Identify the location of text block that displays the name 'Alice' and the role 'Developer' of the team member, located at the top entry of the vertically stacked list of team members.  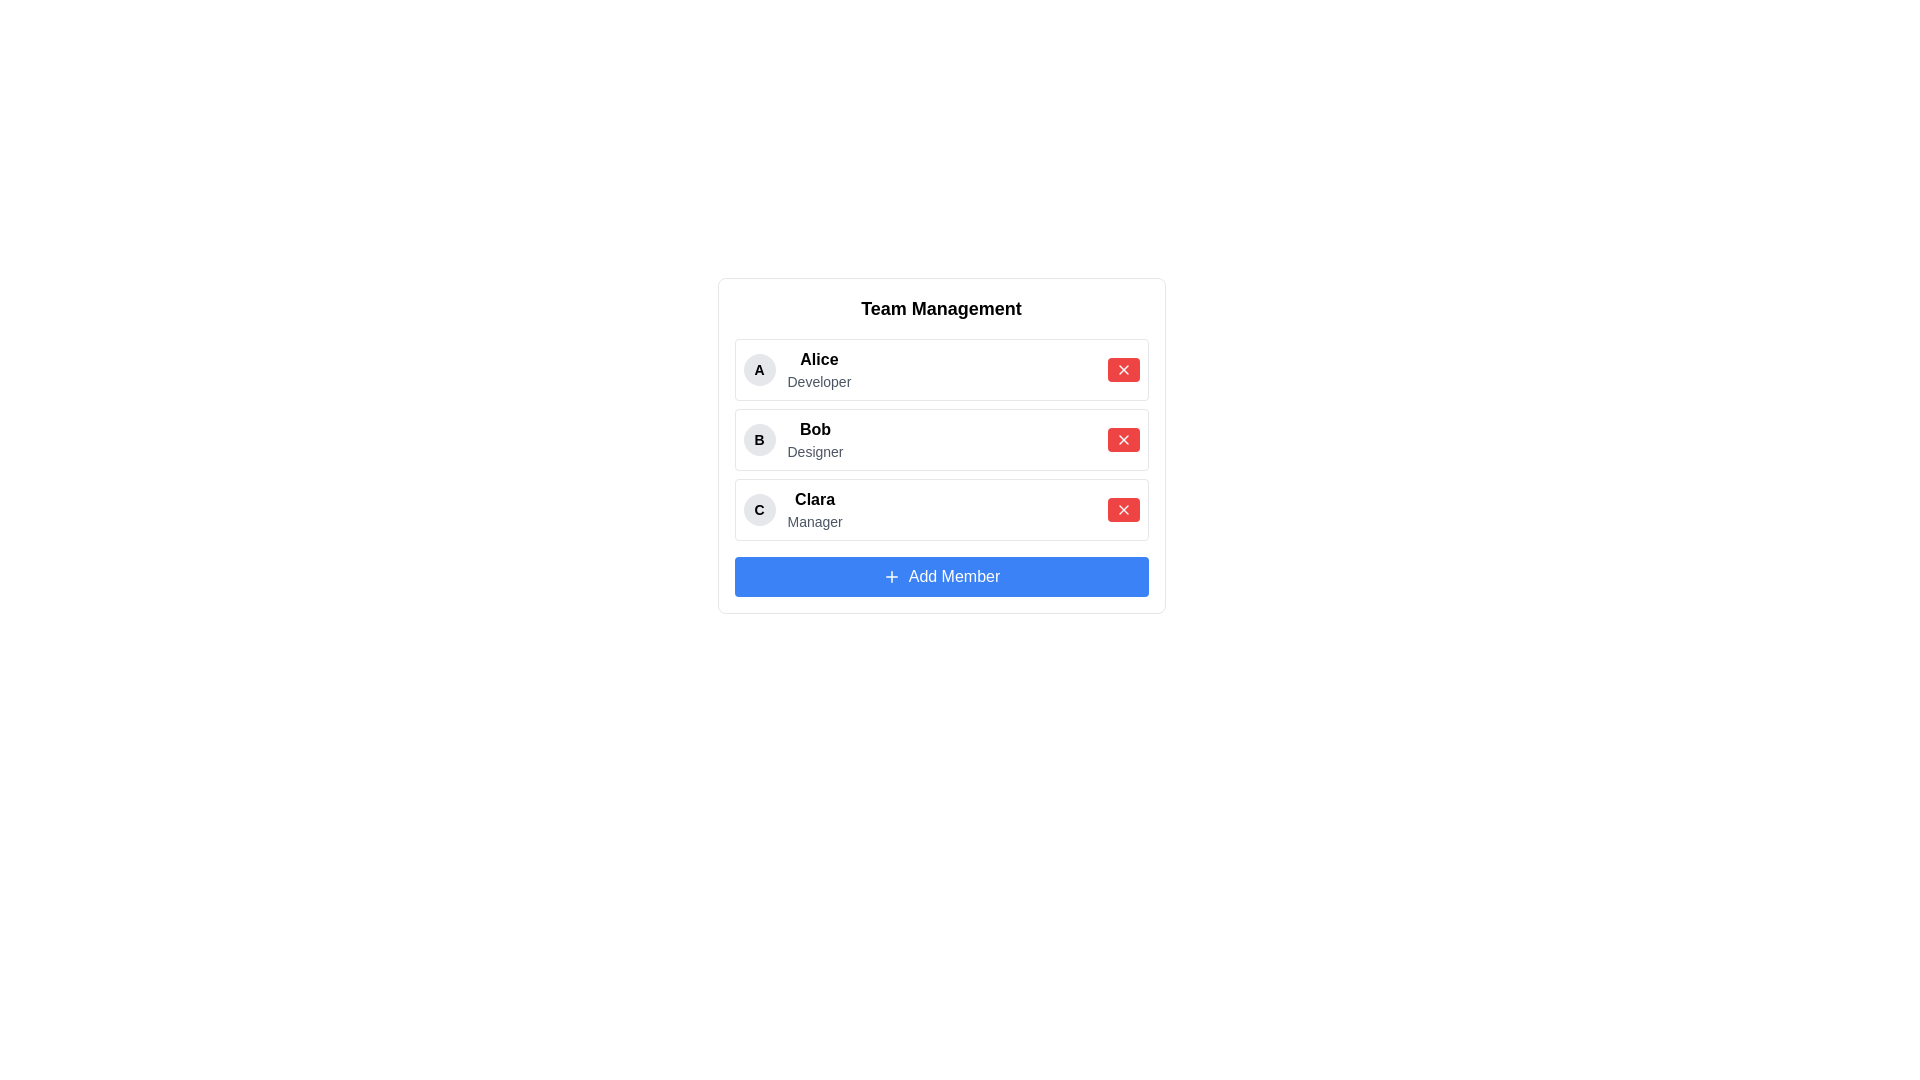
(819, 370).